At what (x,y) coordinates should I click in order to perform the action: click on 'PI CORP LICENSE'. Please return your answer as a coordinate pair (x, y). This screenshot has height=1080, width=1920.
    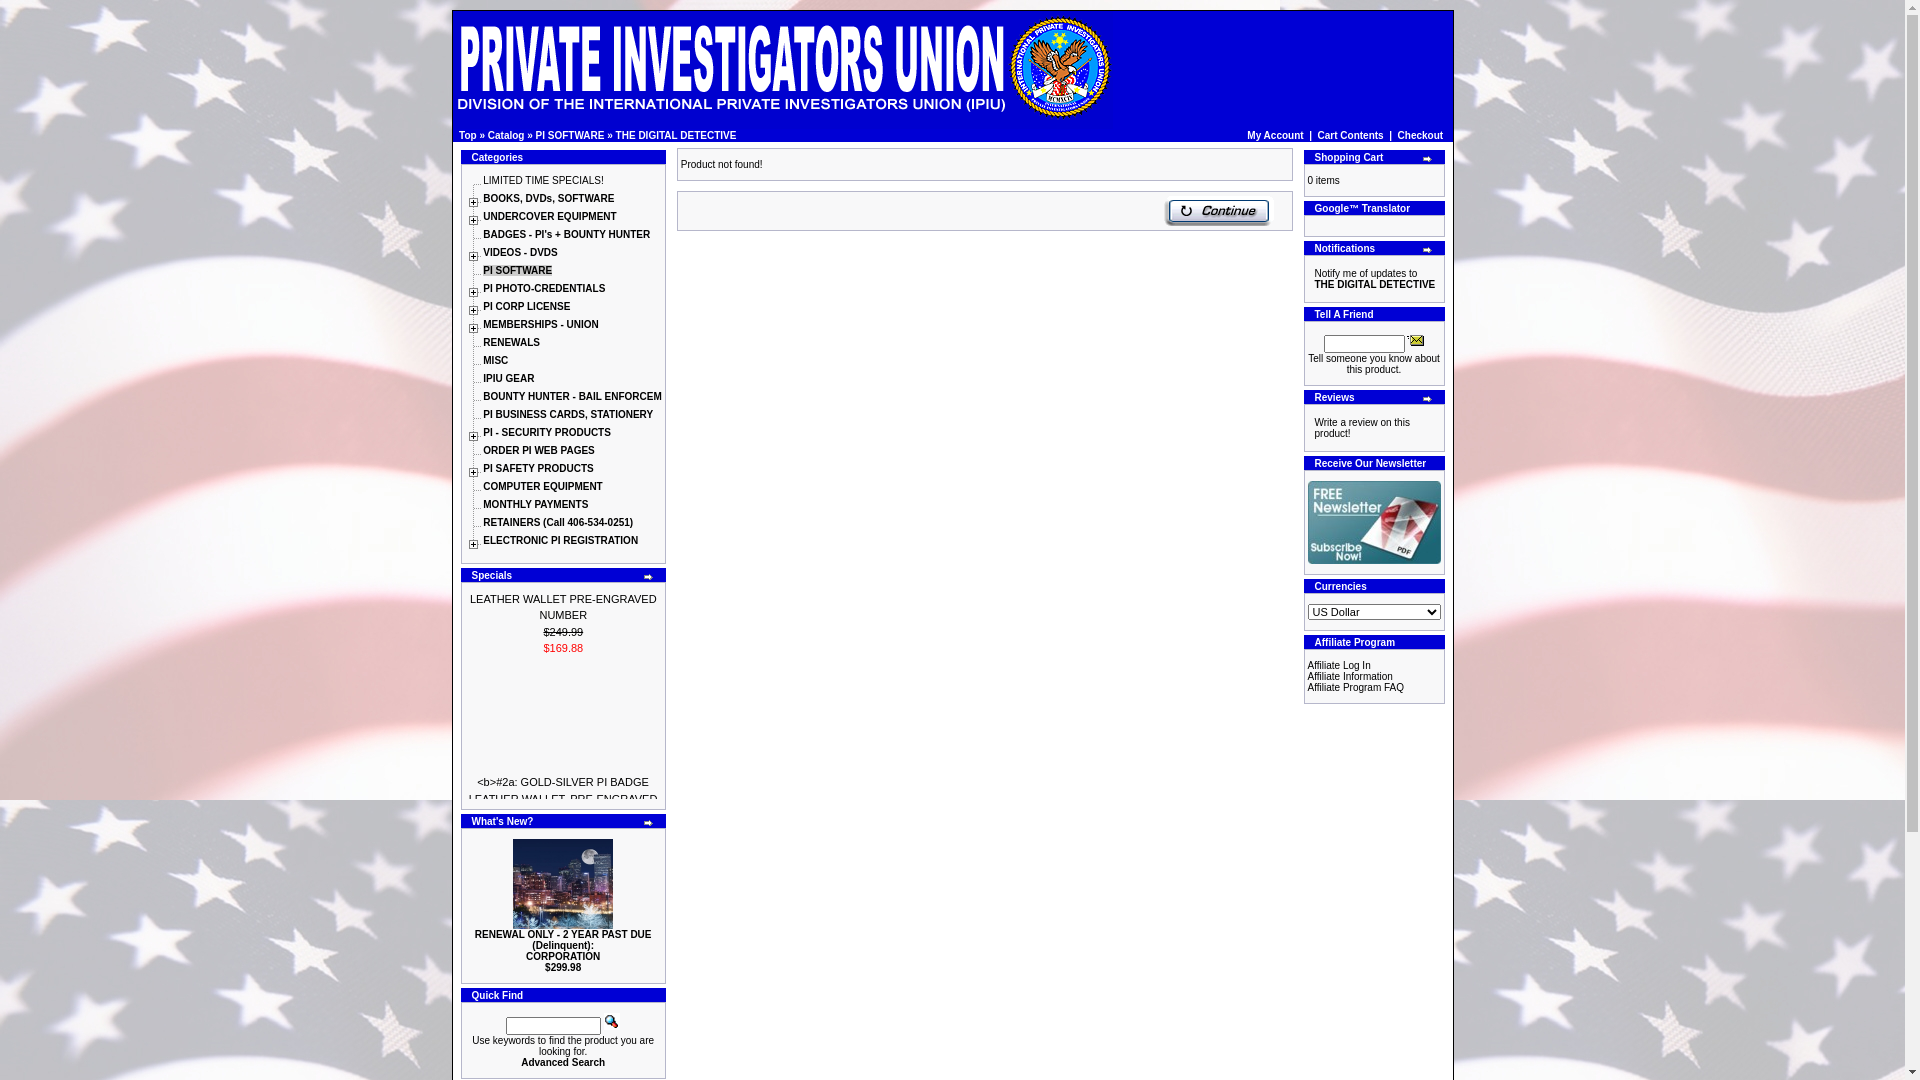
    Looking at the image, I should click on (483, 306).